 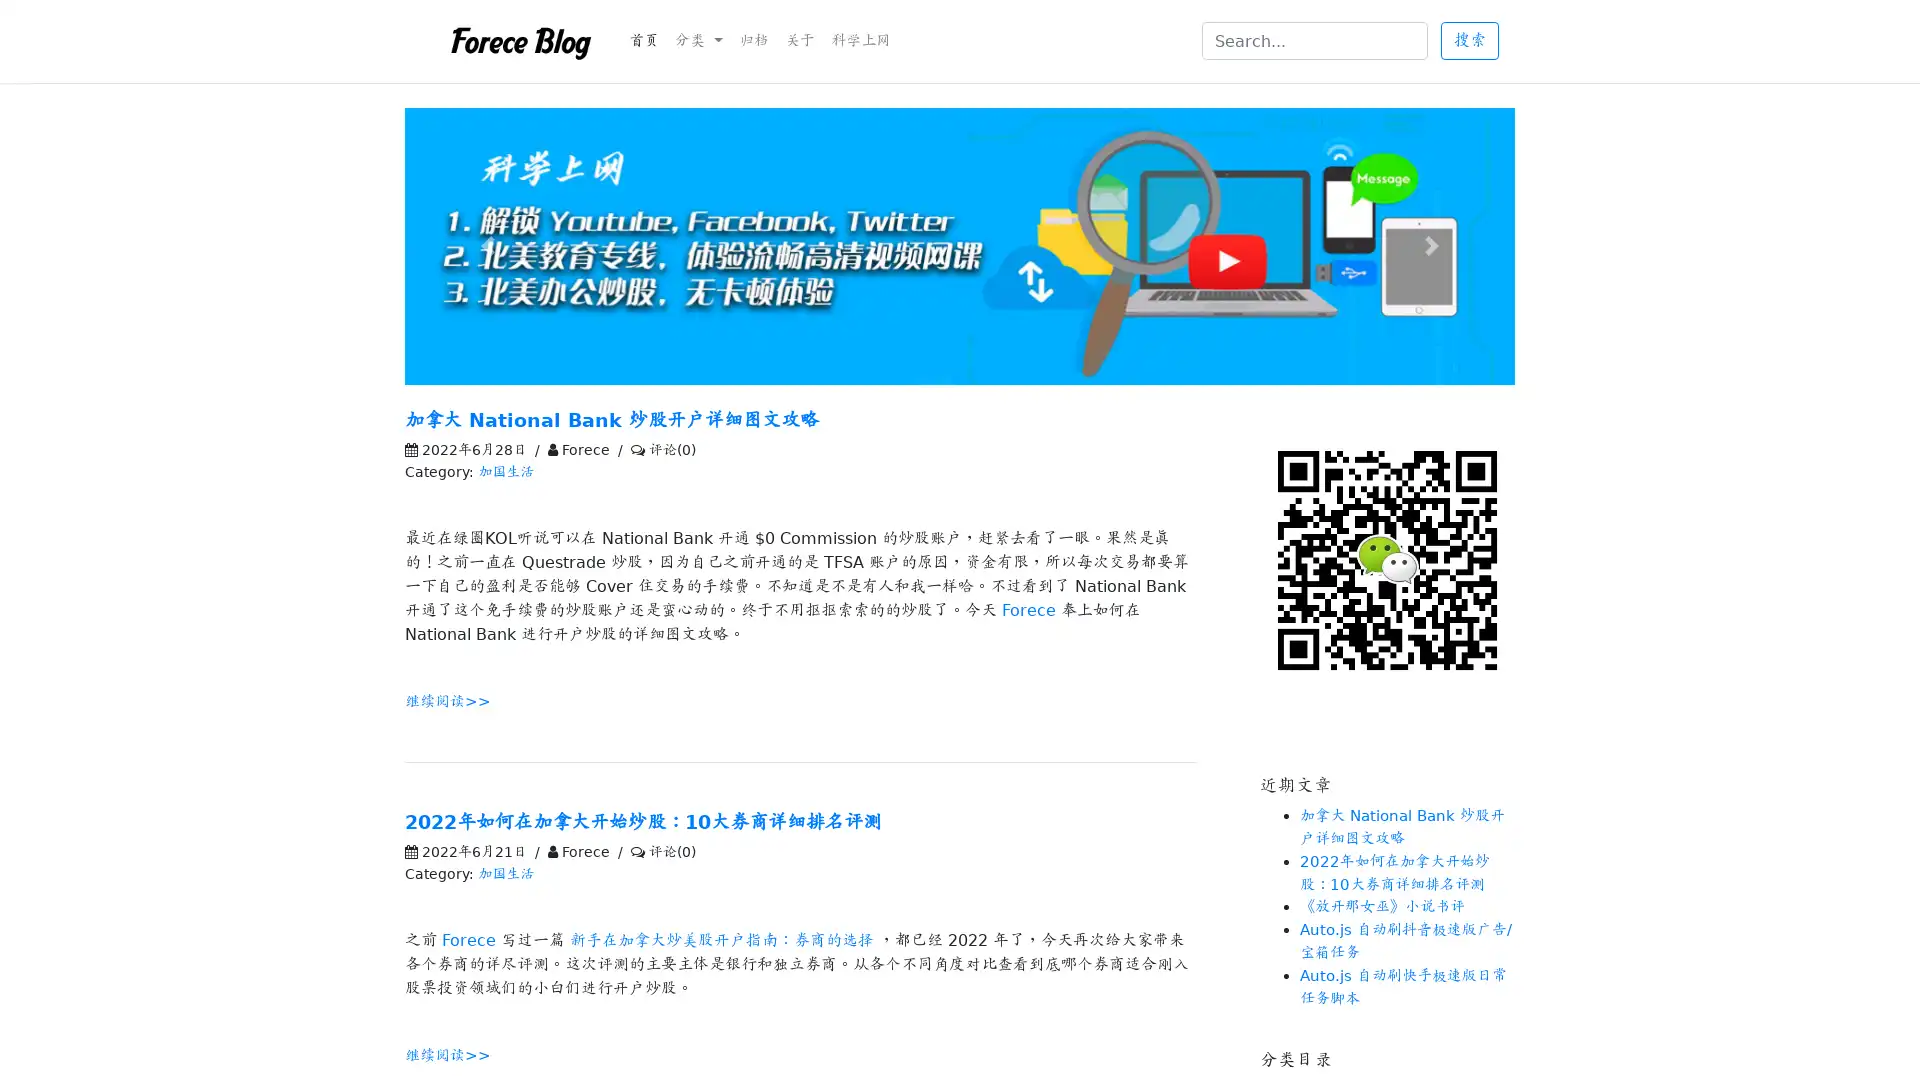 What do you see at coordinates (1430, 245) in the screenshot?
I see `Next` at bounding box center [1430, 245].